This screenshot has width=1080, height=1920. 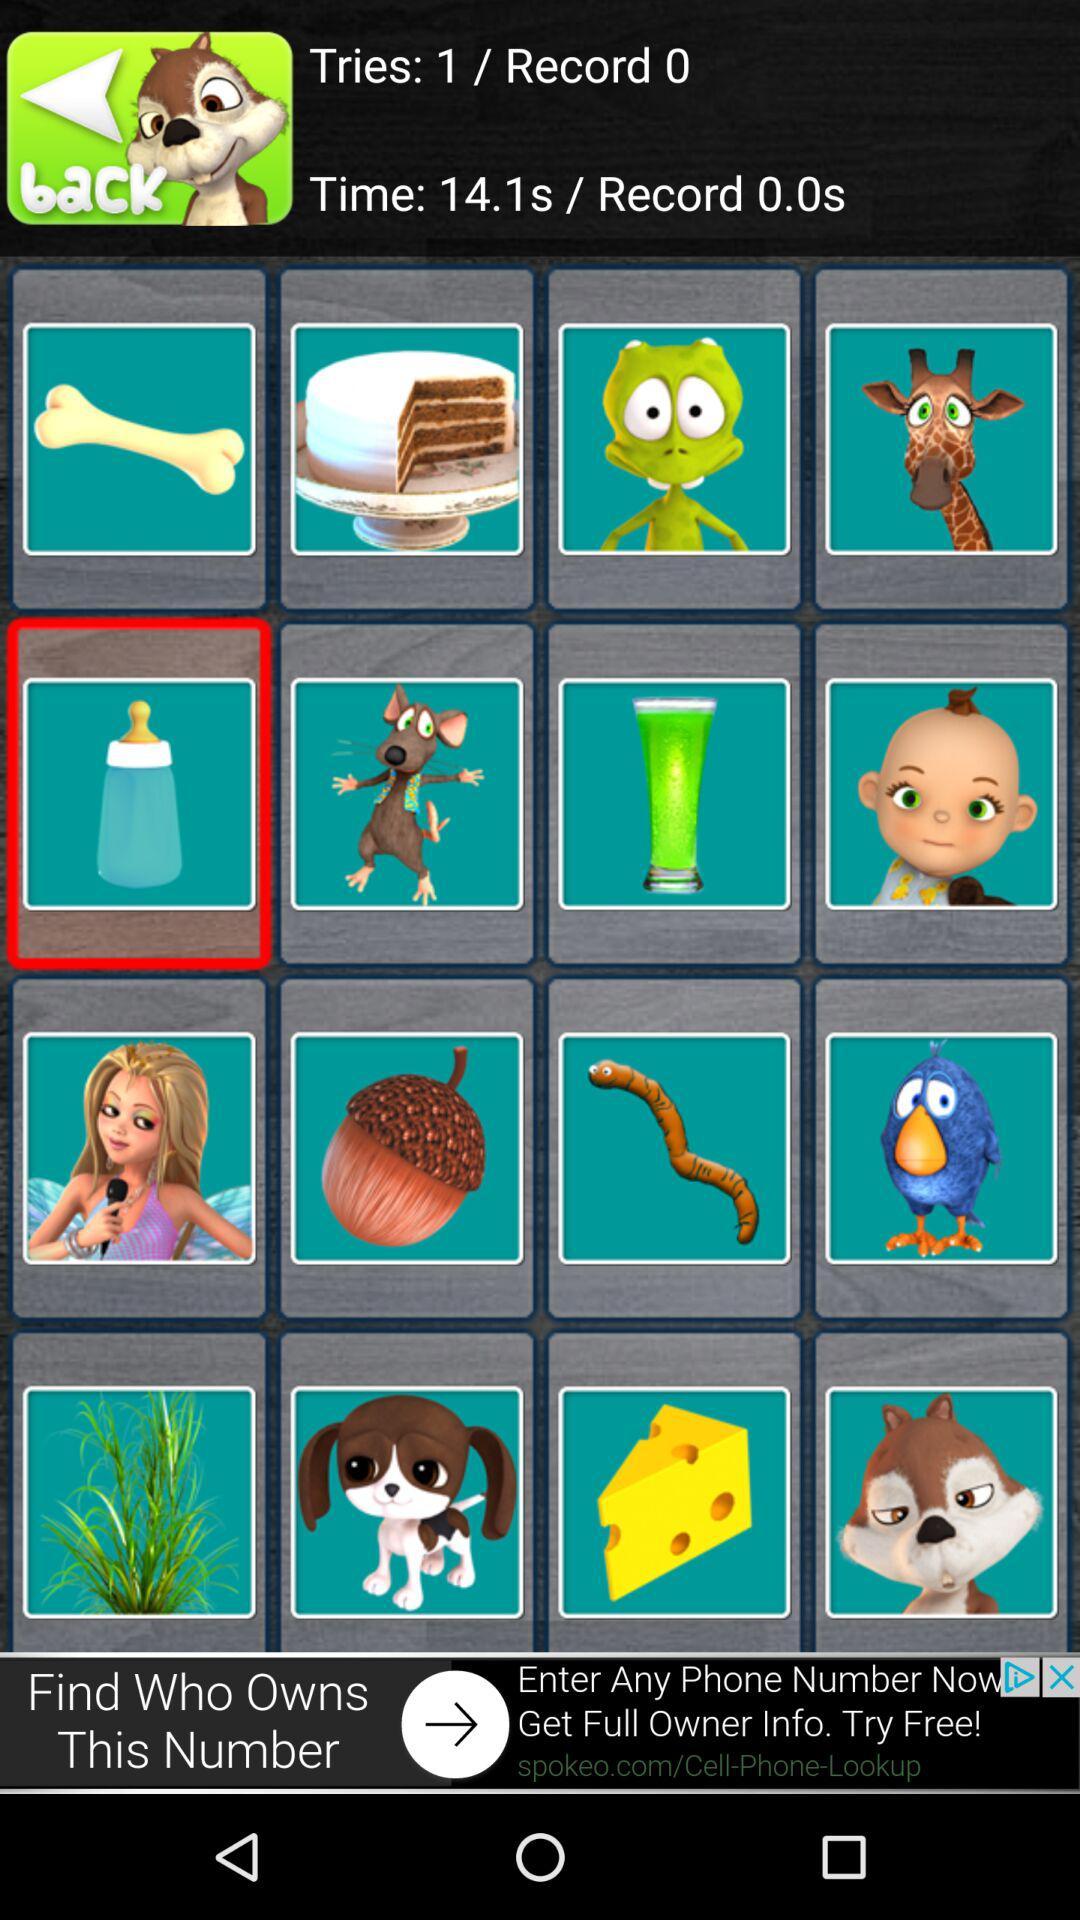 I want to click on go back, so click(x=153, y=127).